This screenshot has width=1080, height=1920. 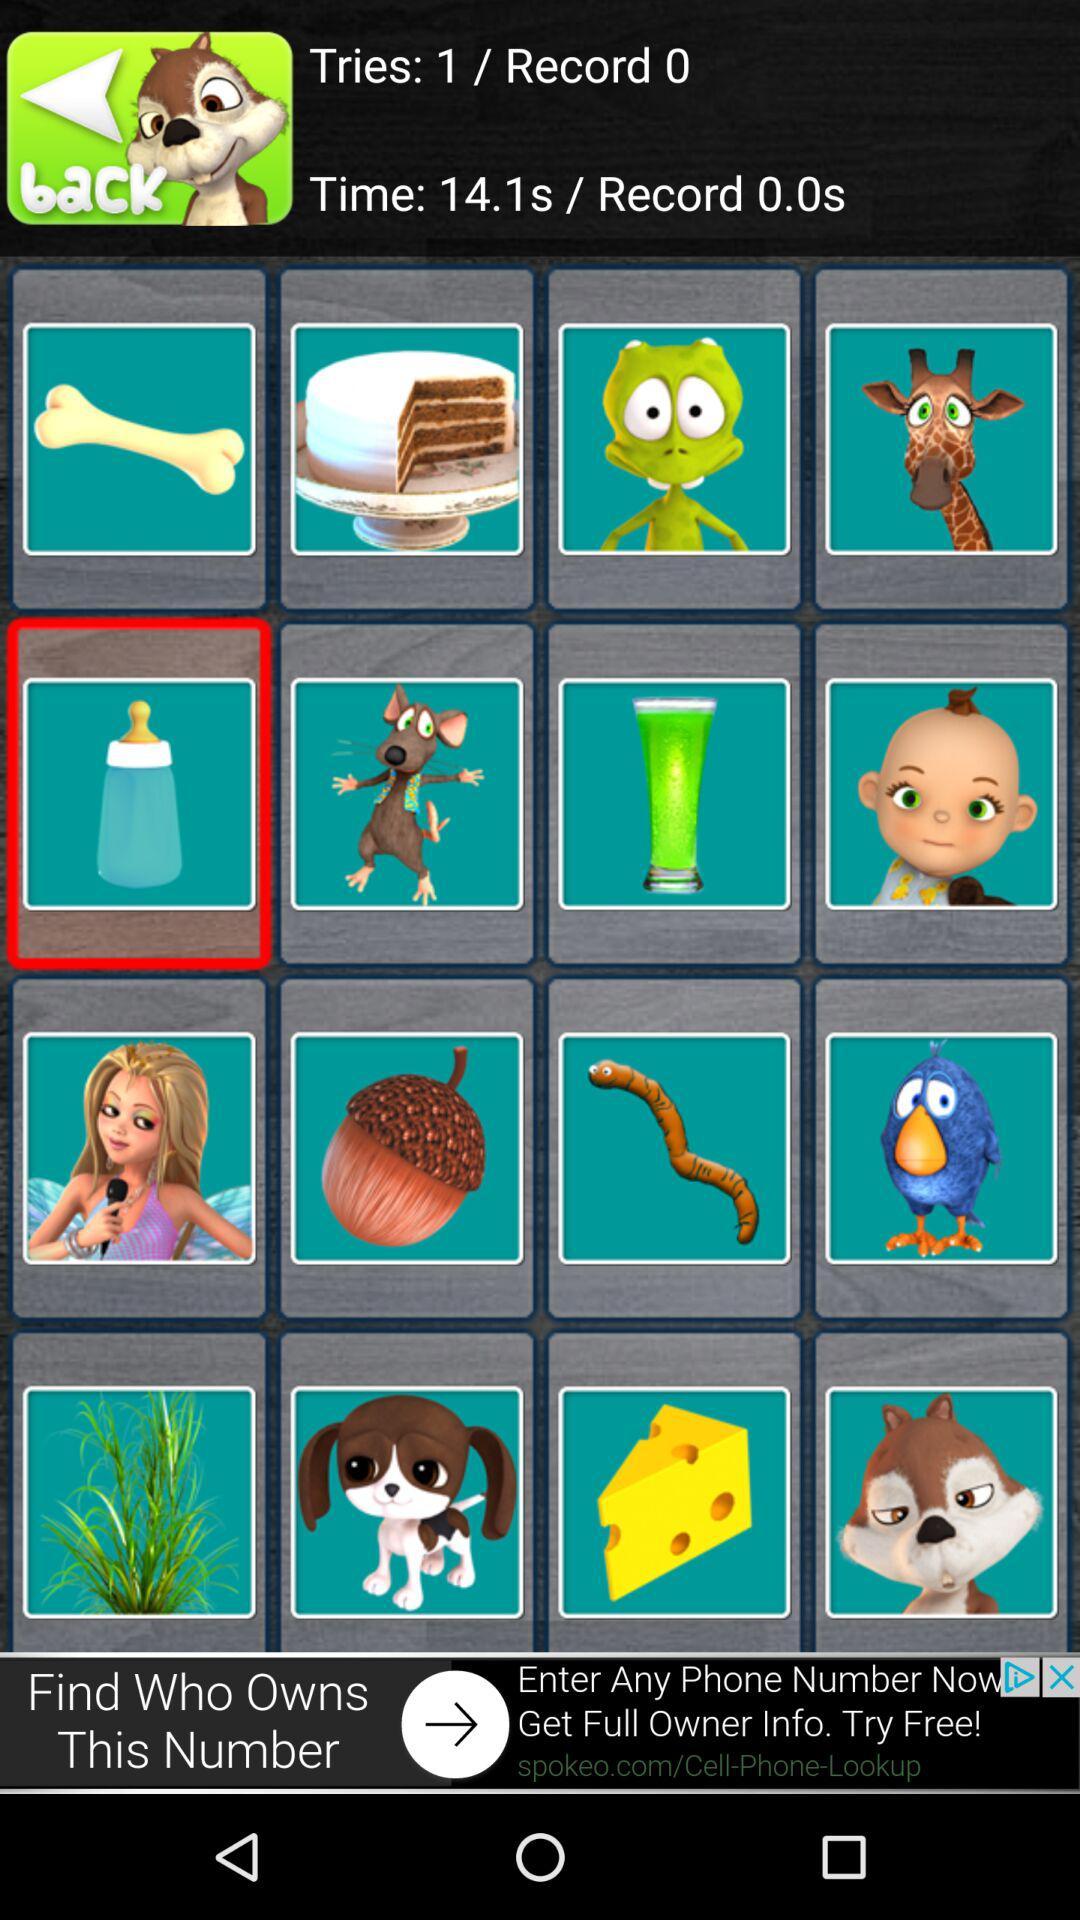 I want to click on go back, so click(x=153, y=127).